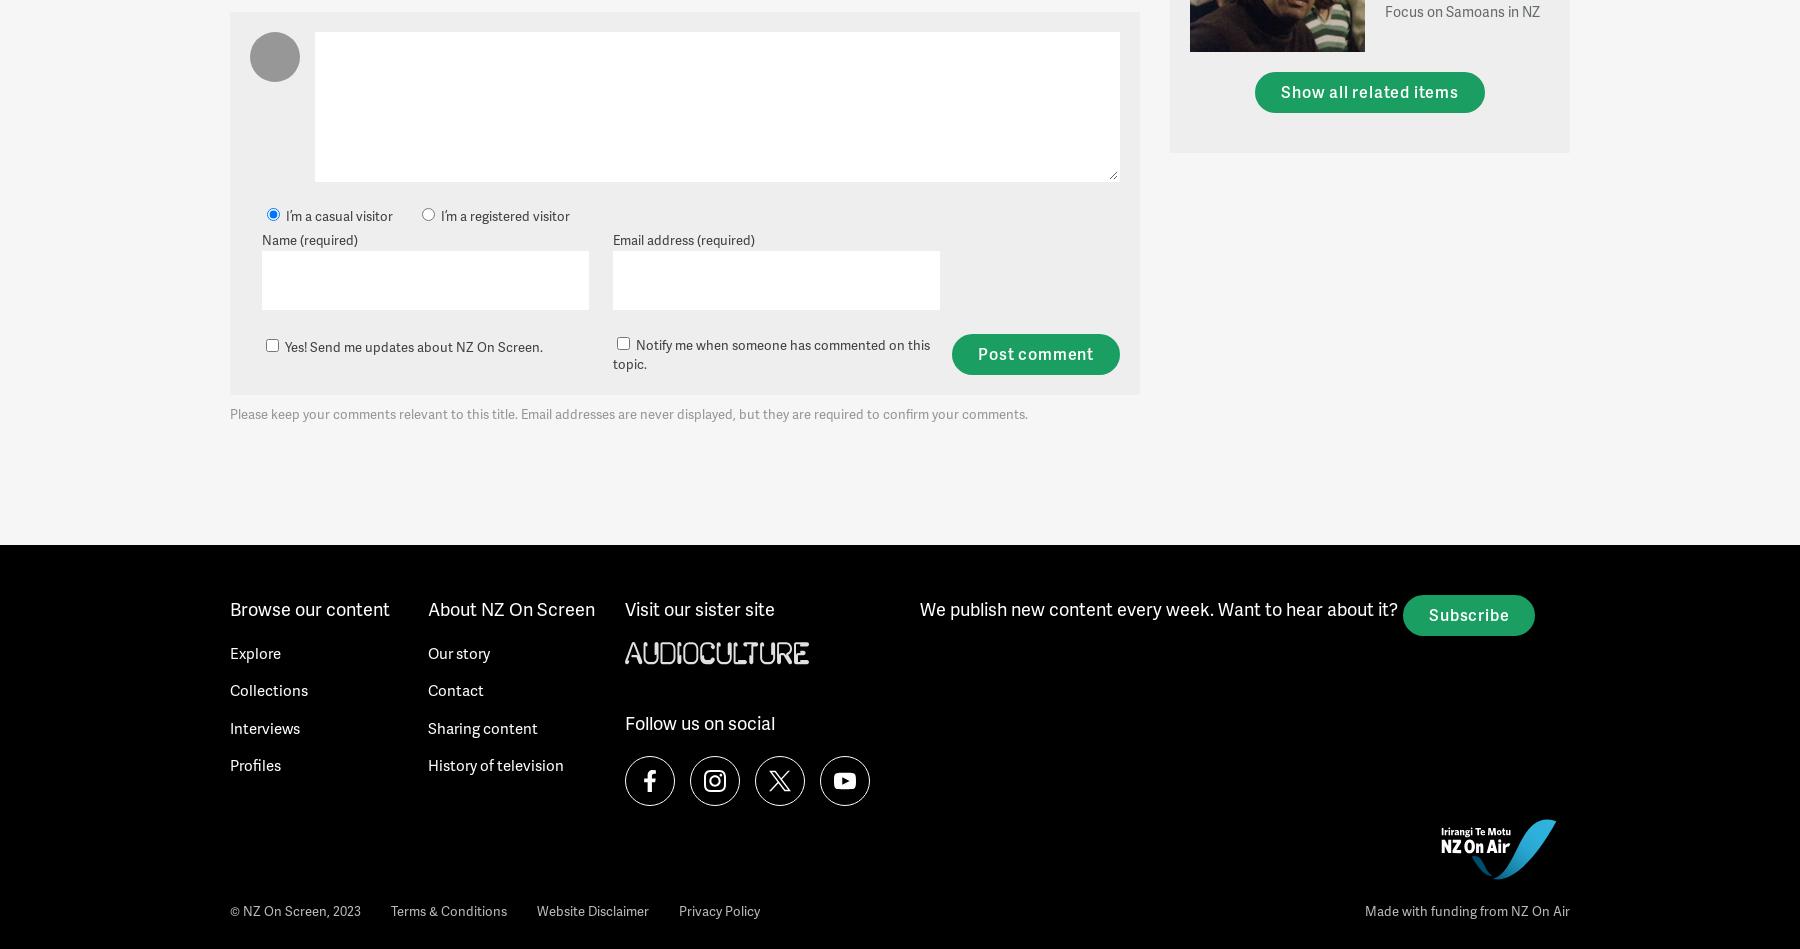 The width and height of the screenshot is (1800, 949). What do you see at coordinates (699, 721) in the screenshot?
I see `'Follow us on social'` at bounding box center [699, 721].